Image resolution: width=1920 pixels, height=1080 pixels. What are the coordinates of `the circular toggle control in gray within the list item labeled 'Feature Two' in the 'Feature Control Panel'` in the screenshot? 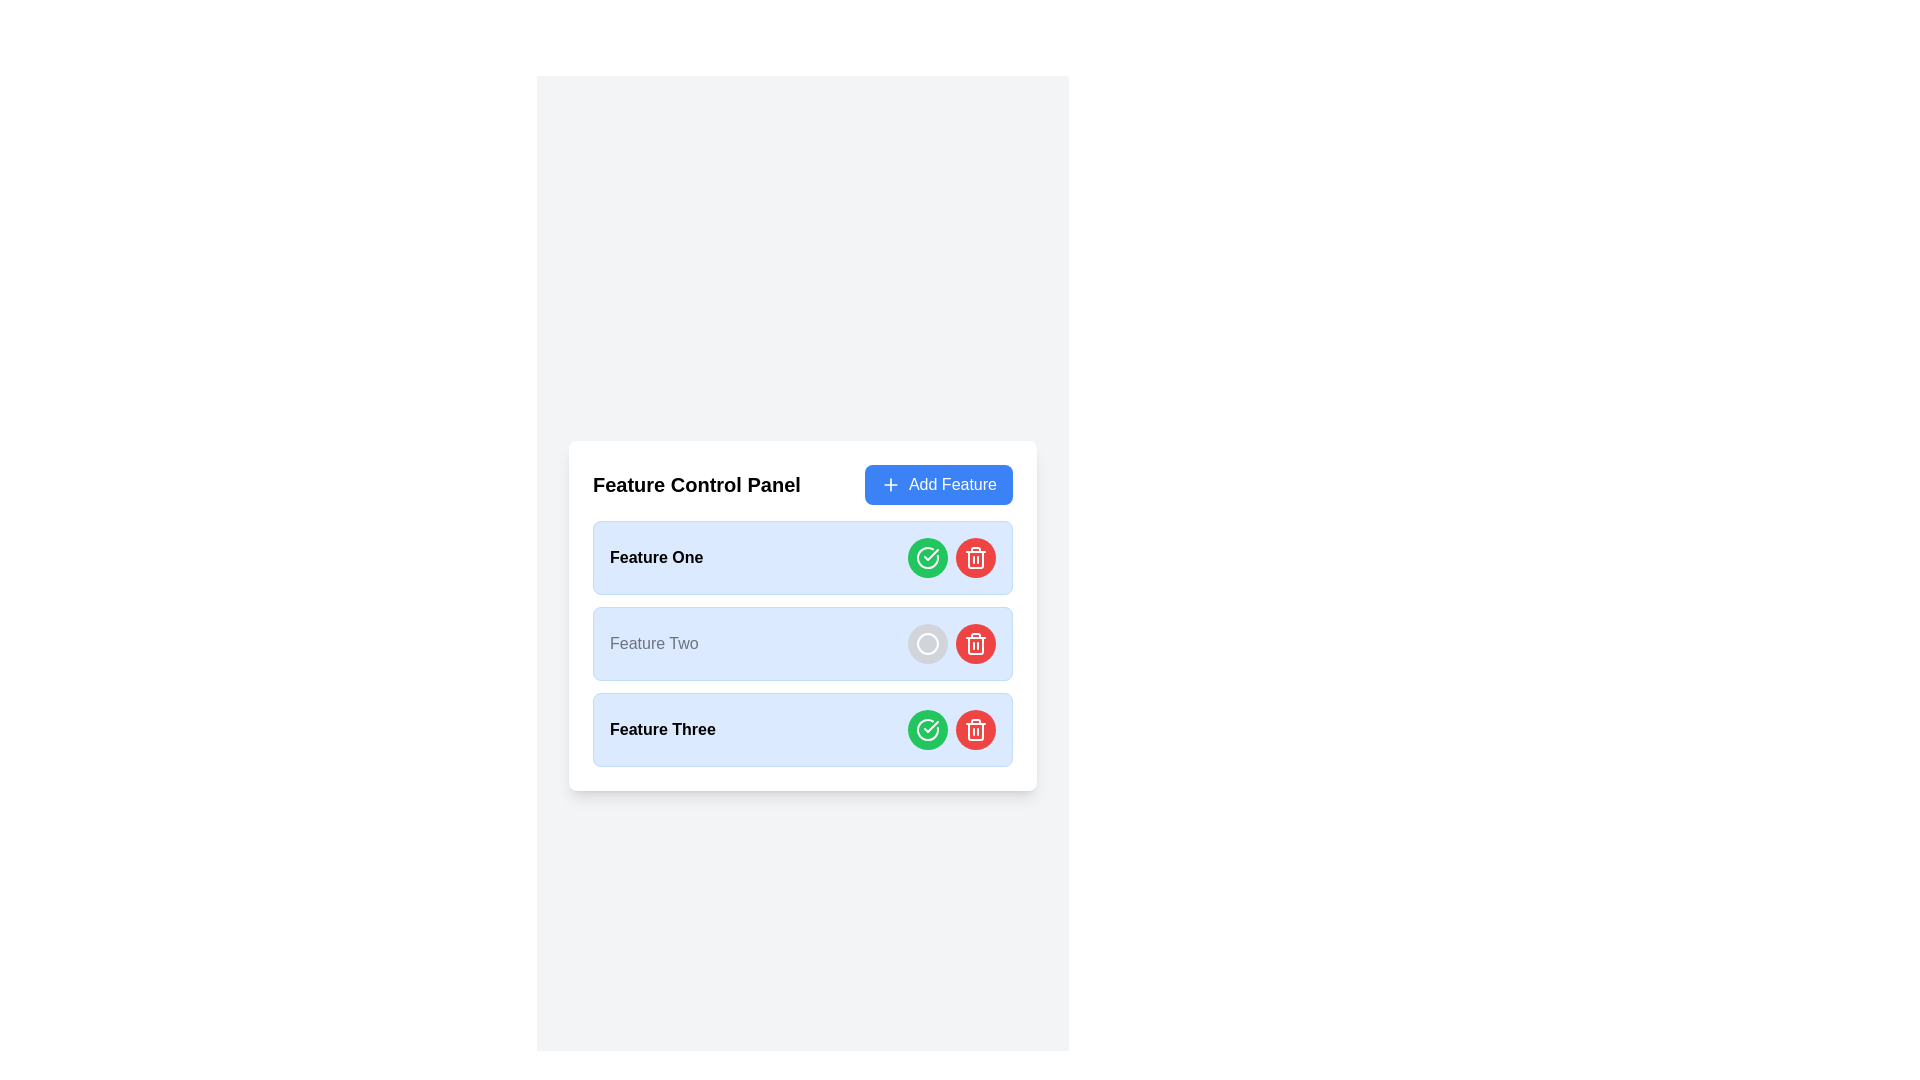 It's located at (802, 644).